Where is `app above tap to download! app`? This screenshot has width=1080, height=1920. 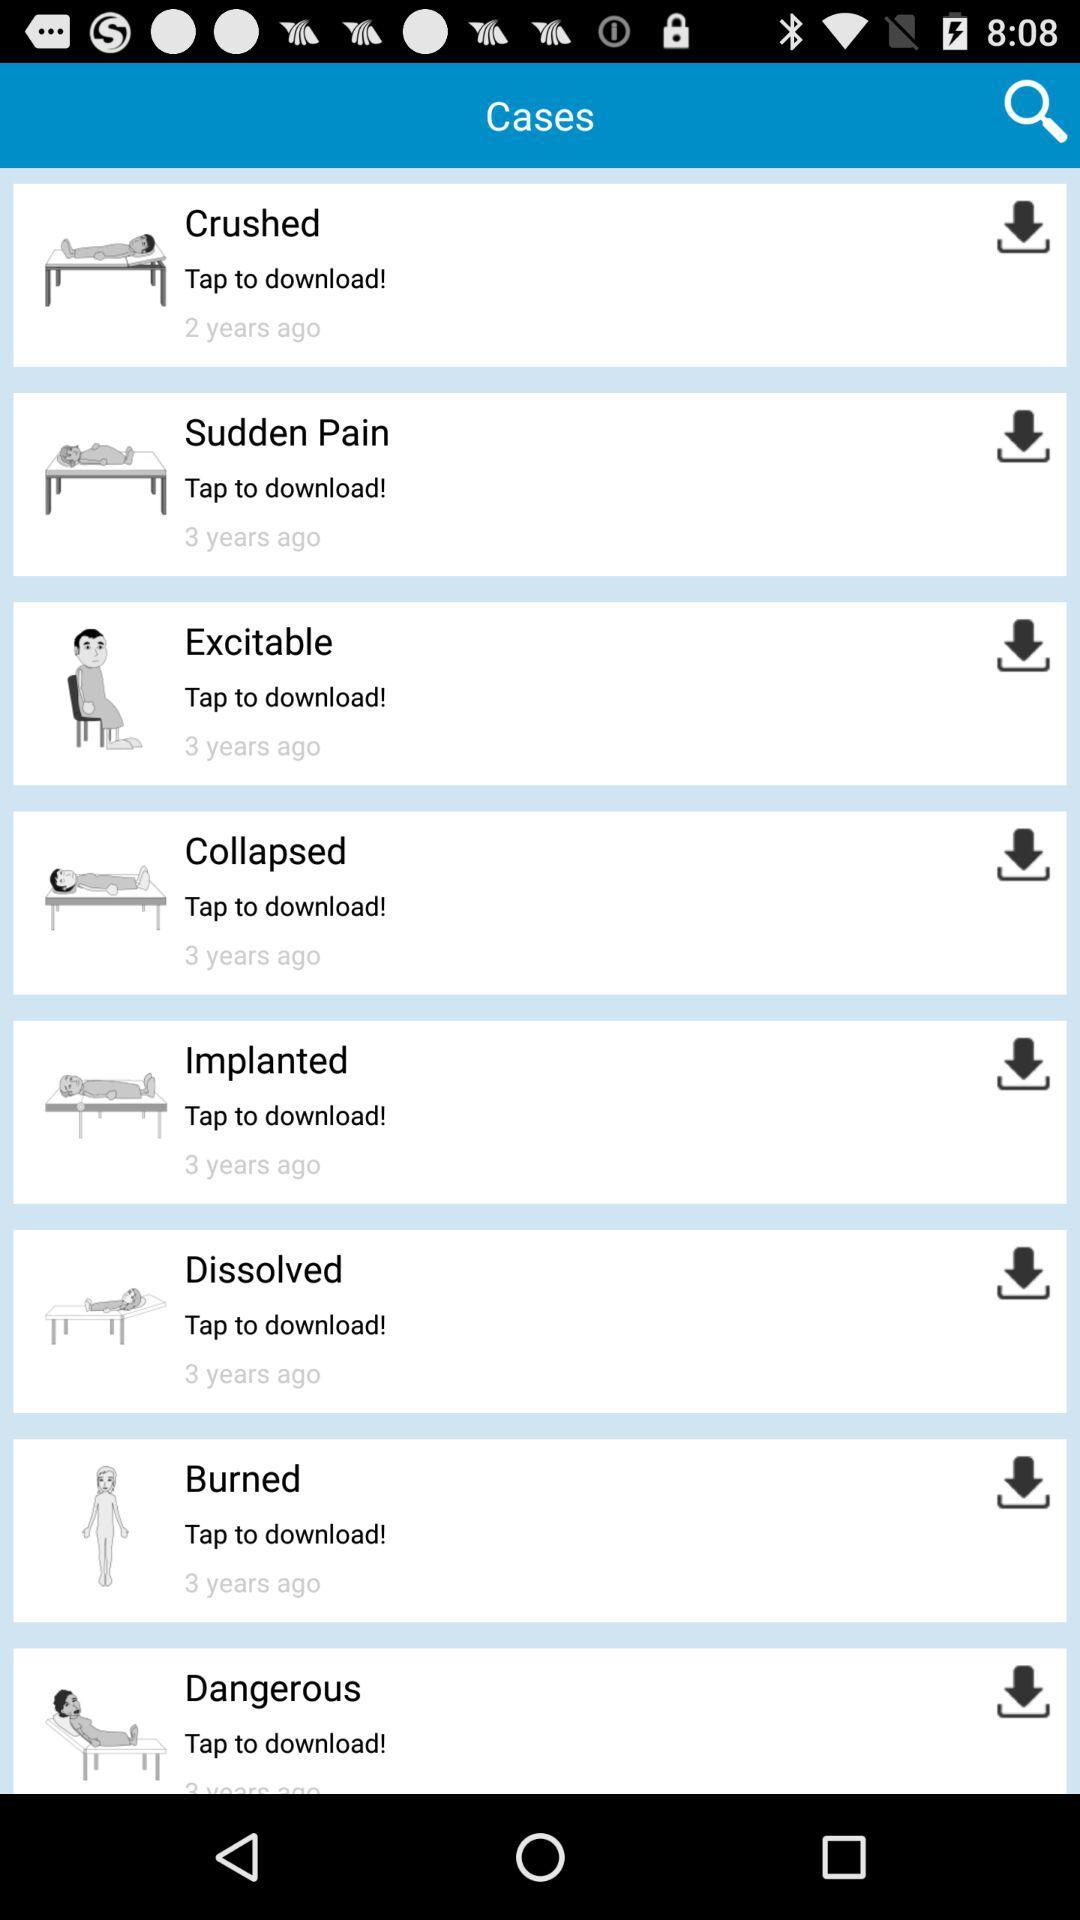 app above tap to download! app is located at coordinates (265, 1058).